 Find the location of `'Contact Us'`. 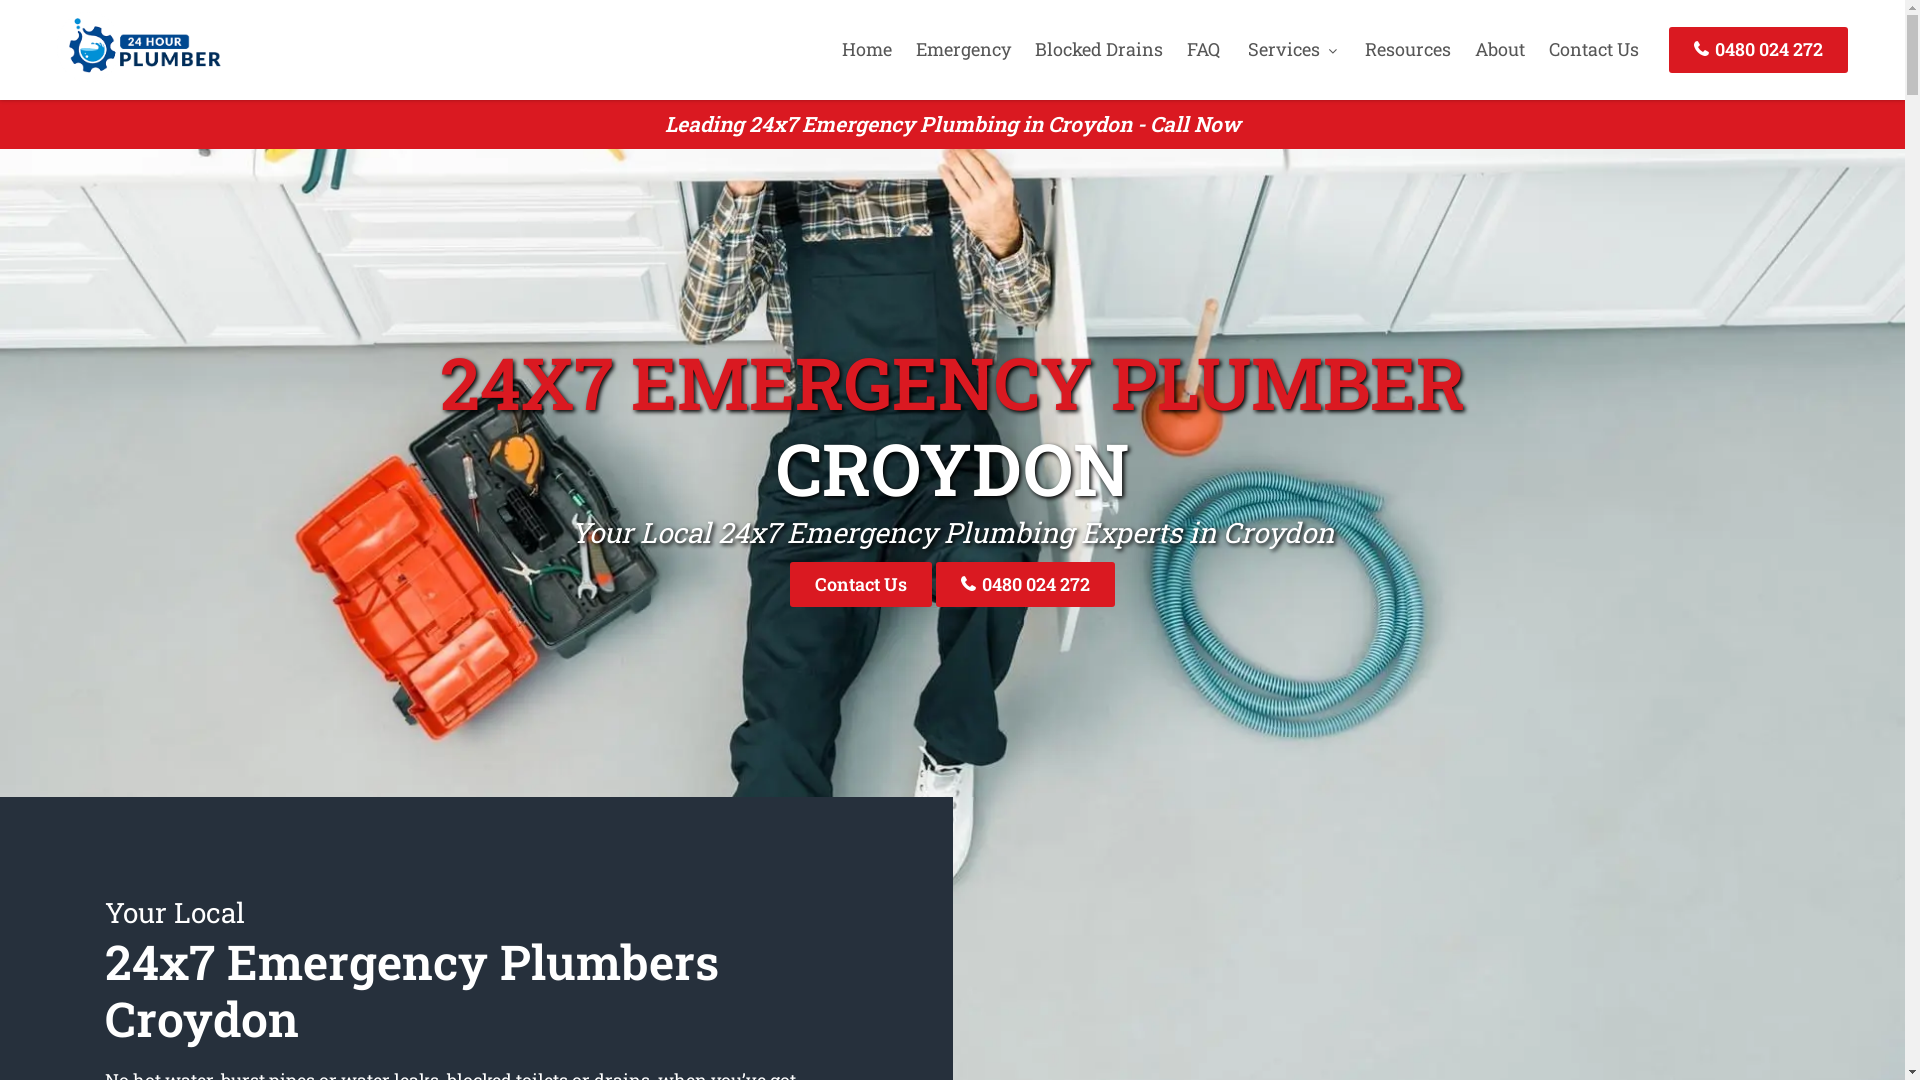

'Contact Us' is located at coordinates (1592, 48).